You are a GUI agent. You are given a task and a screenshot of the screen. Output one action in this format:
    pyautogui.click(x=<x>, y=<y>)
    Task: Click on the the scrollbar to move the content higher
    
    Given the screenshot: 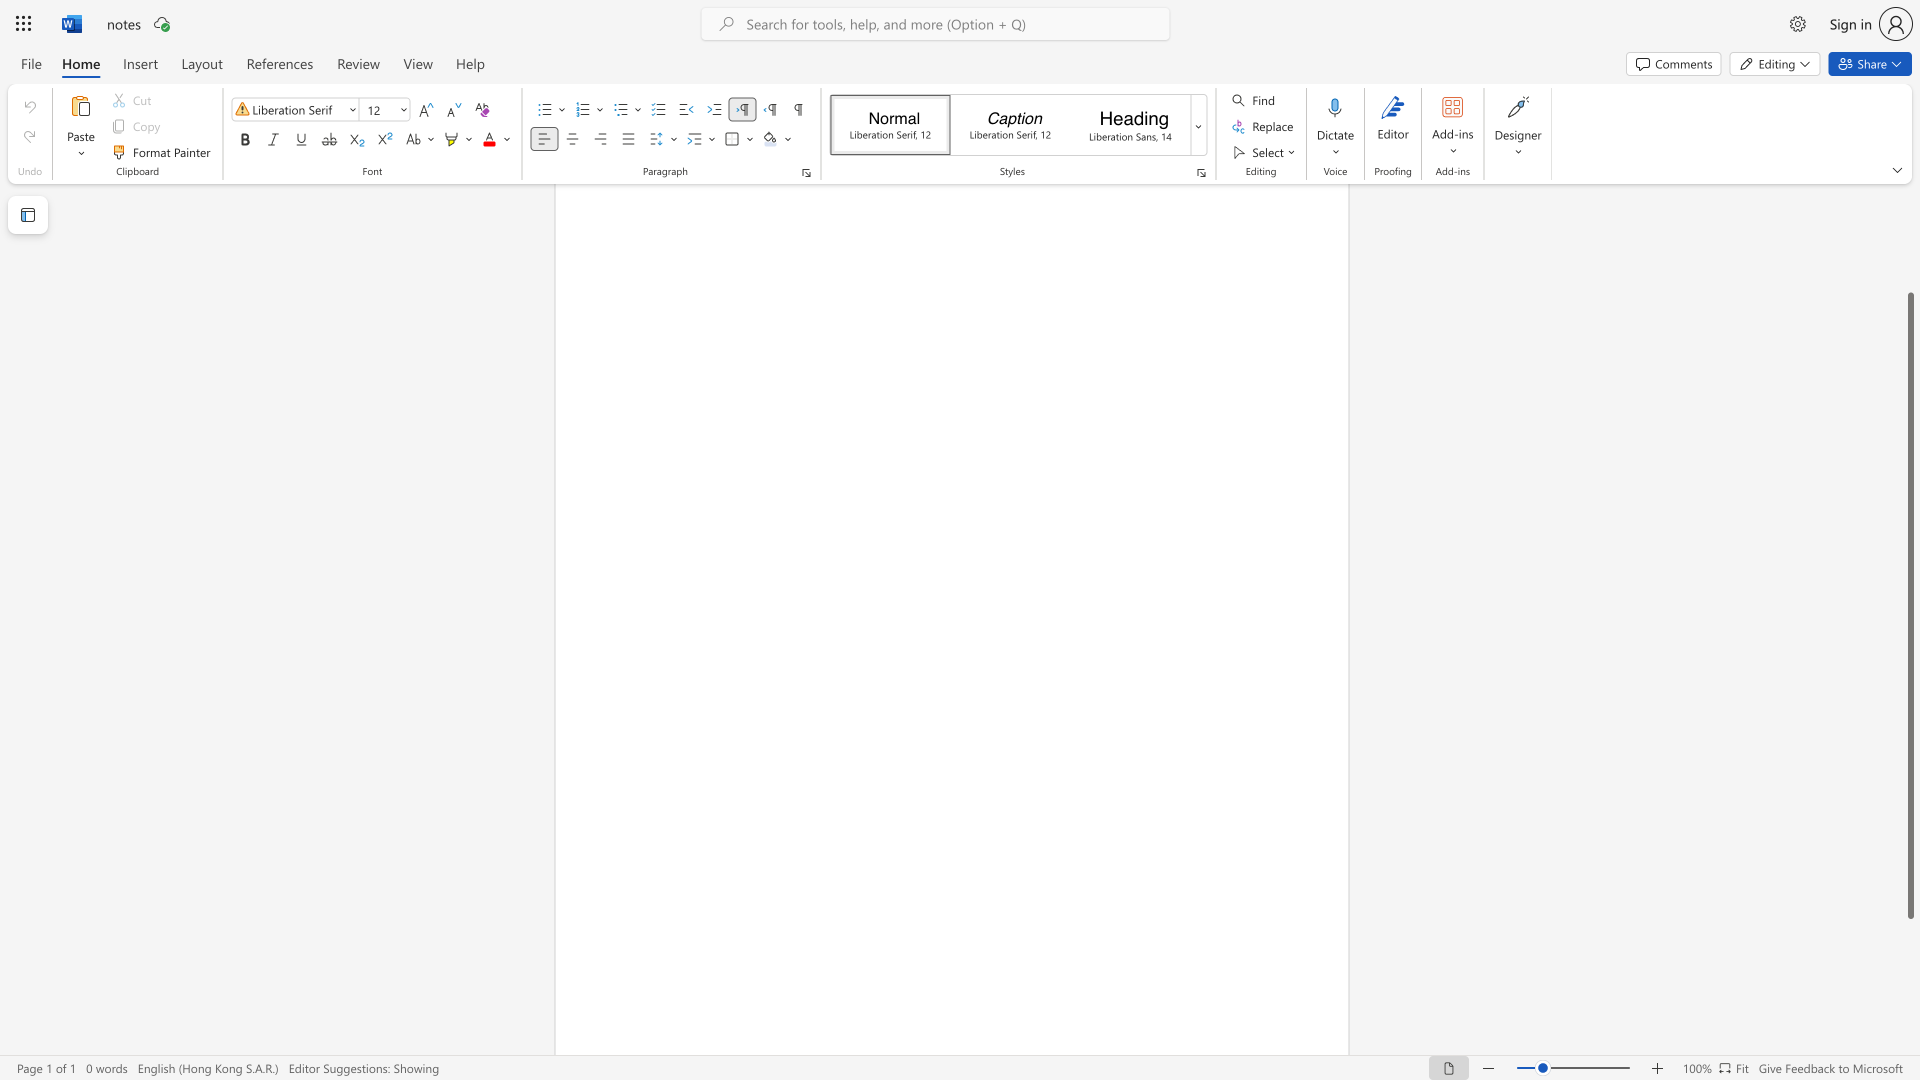 What is the action you would take?
    pyautogui.click(x=1909, y=229)
    